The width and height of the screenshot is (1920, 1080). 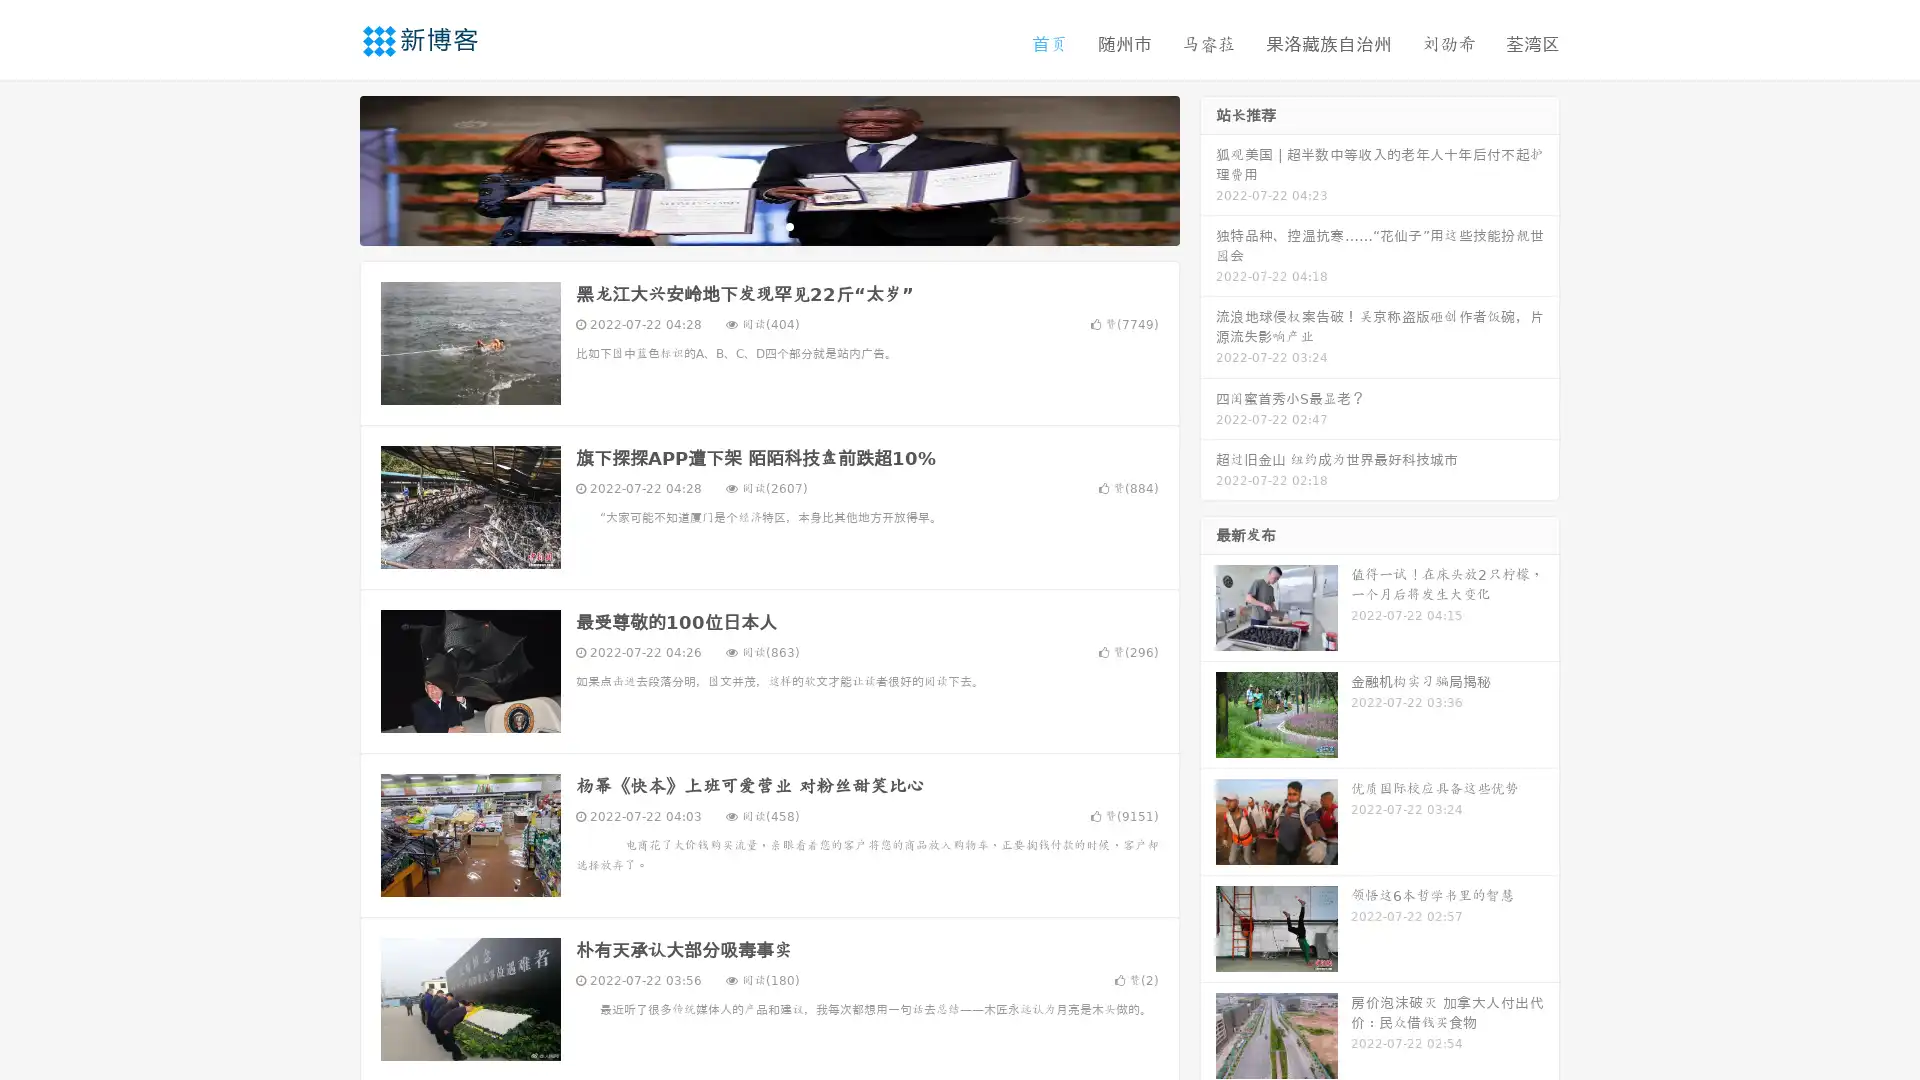 What do you see at coordinates (768, 225) in the screenshot?
I see `Go to slide 2` at bounding box center [768, 225].